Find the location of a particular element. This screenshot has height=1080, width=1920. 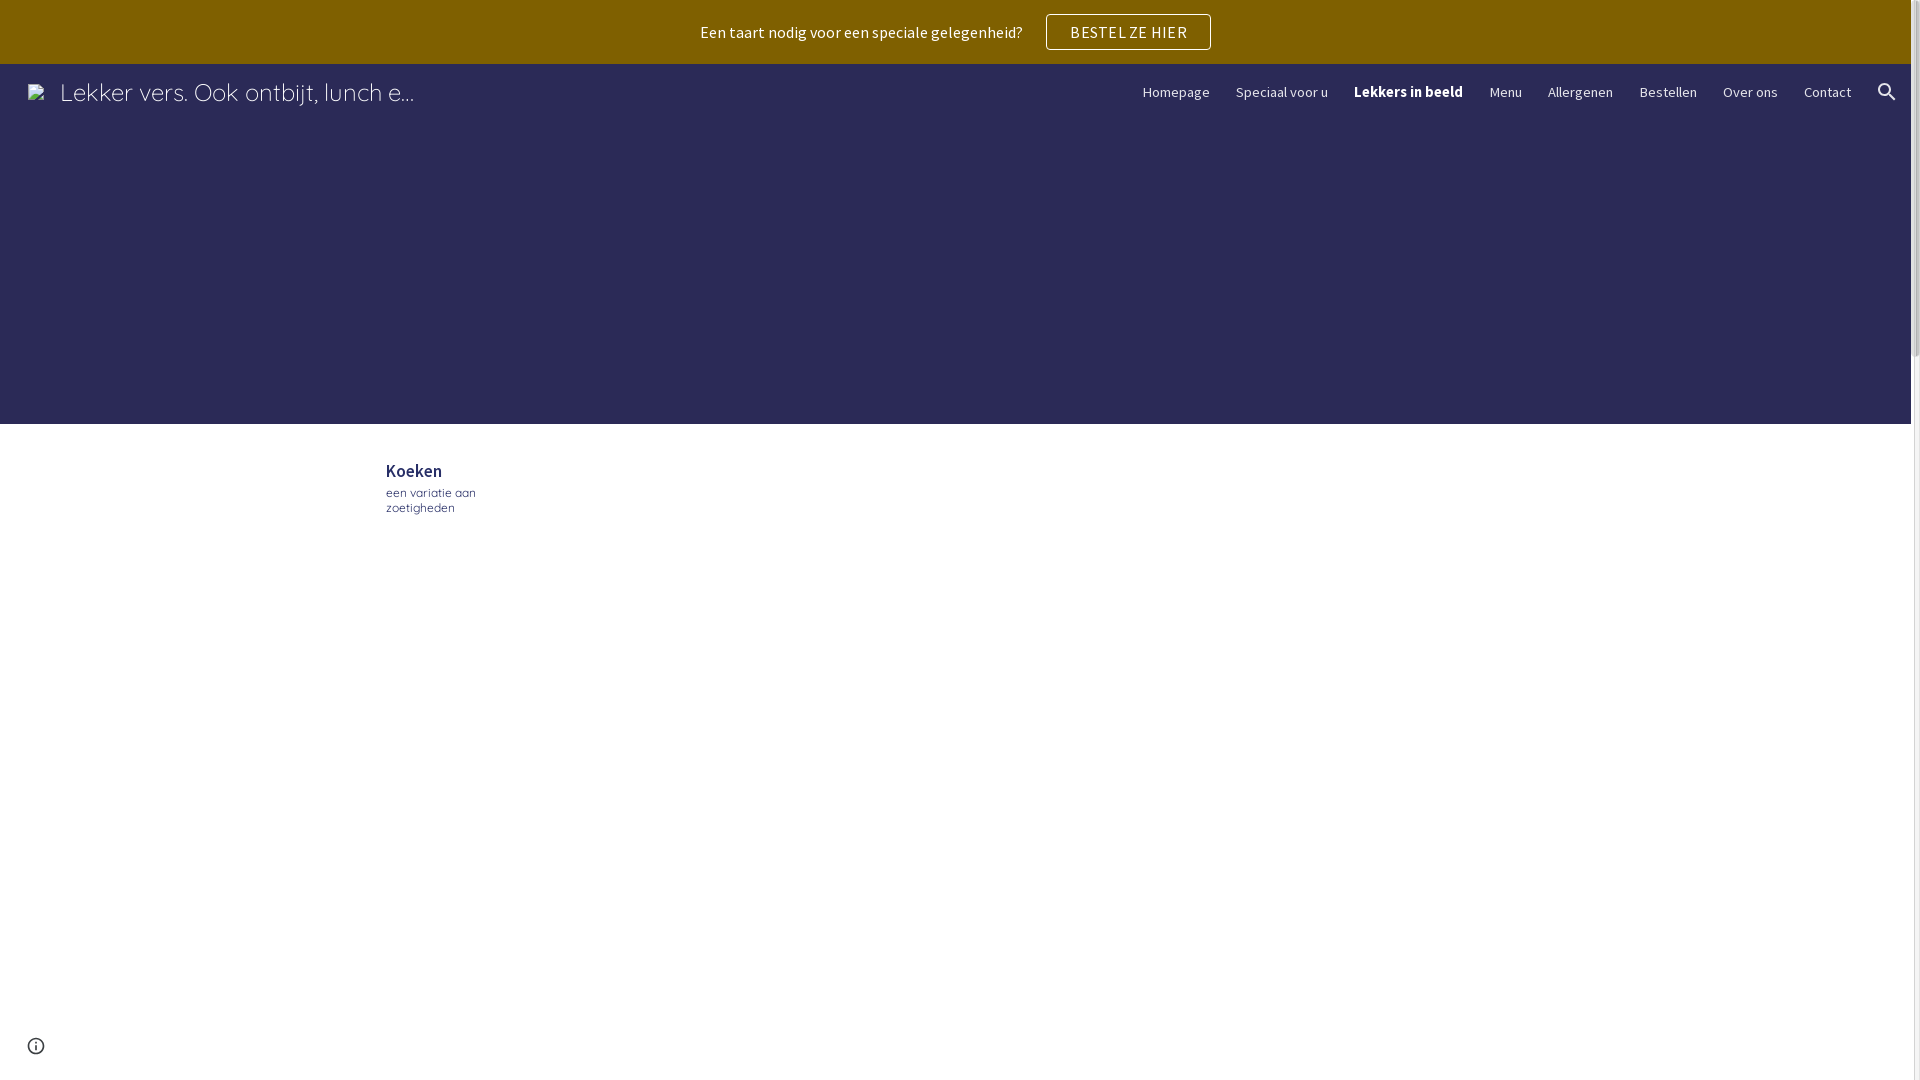

'Homepage' is located at coordinates (1176, 92).